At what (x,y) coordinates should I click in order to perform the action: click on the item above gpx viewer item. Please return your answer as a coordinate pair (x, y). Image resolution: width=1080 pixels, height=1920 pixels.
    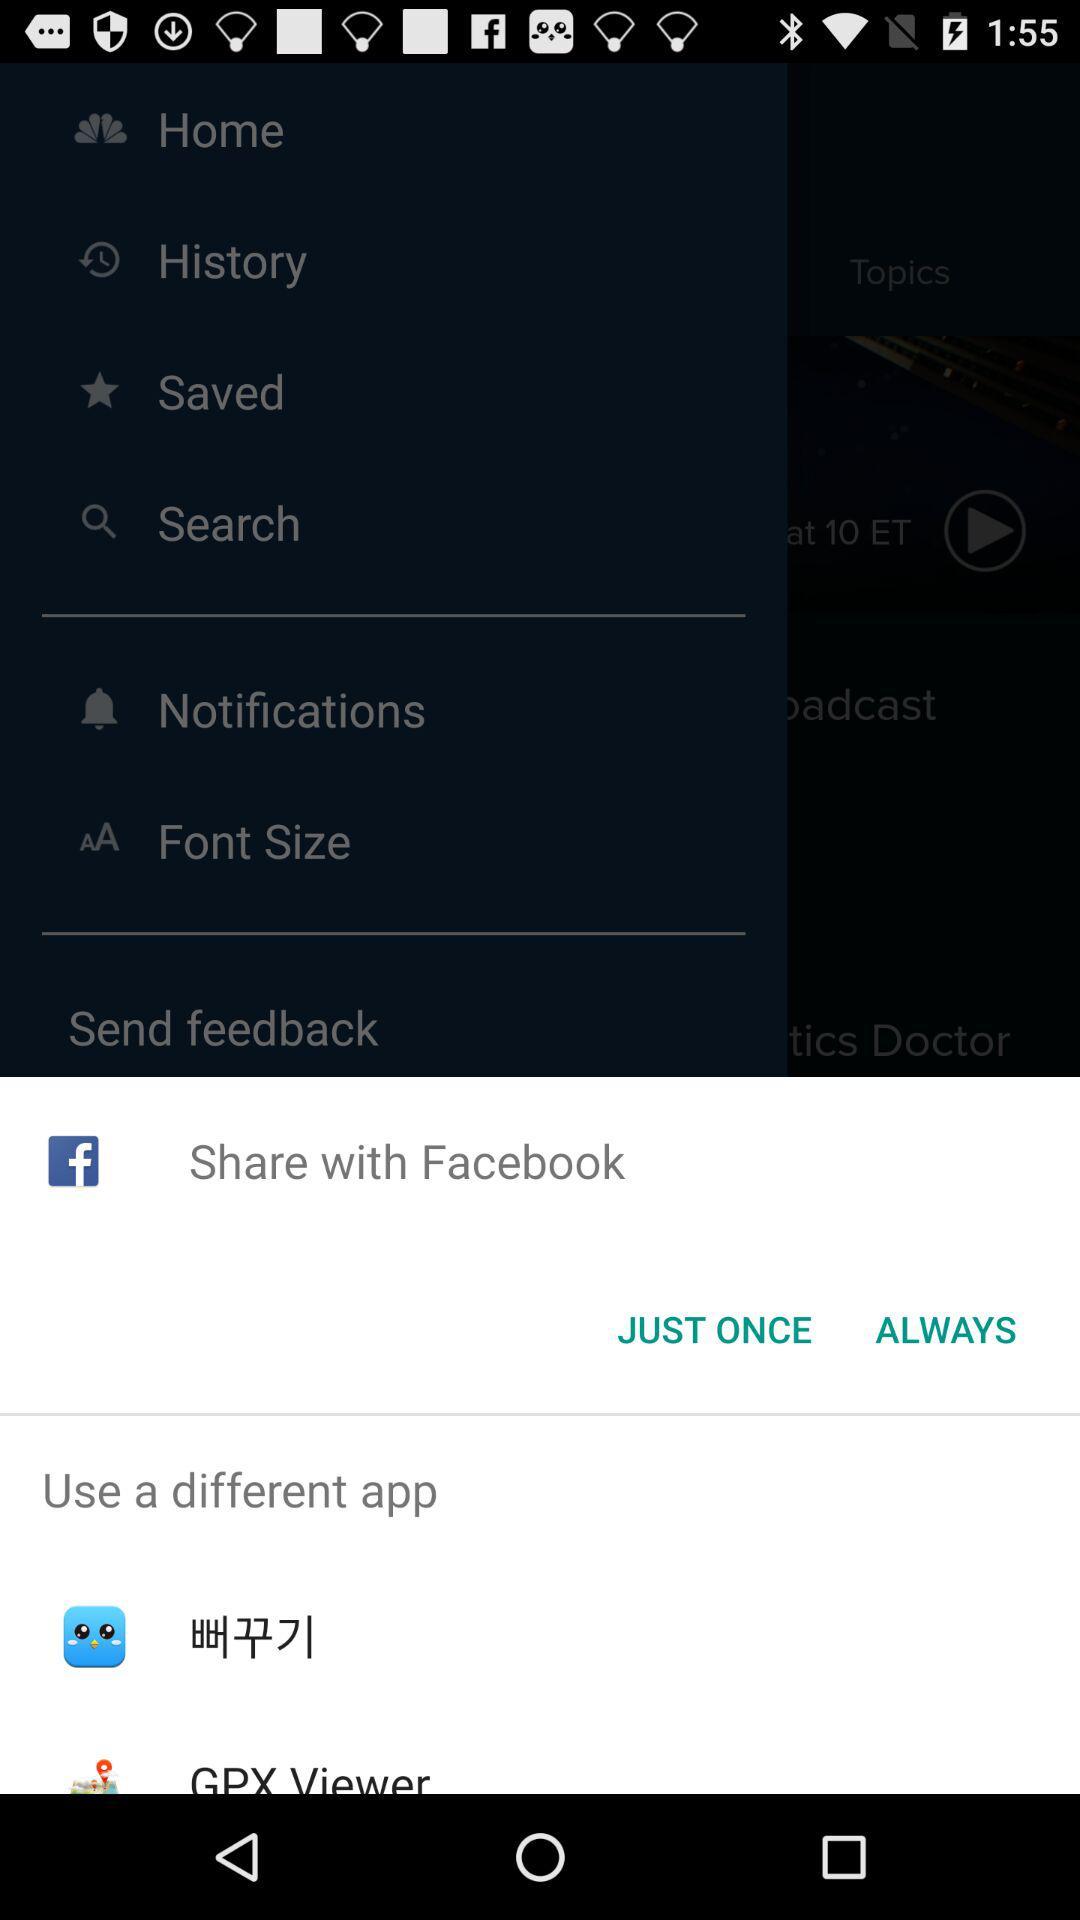
    Looking at the image, I should click on (252, 1636).